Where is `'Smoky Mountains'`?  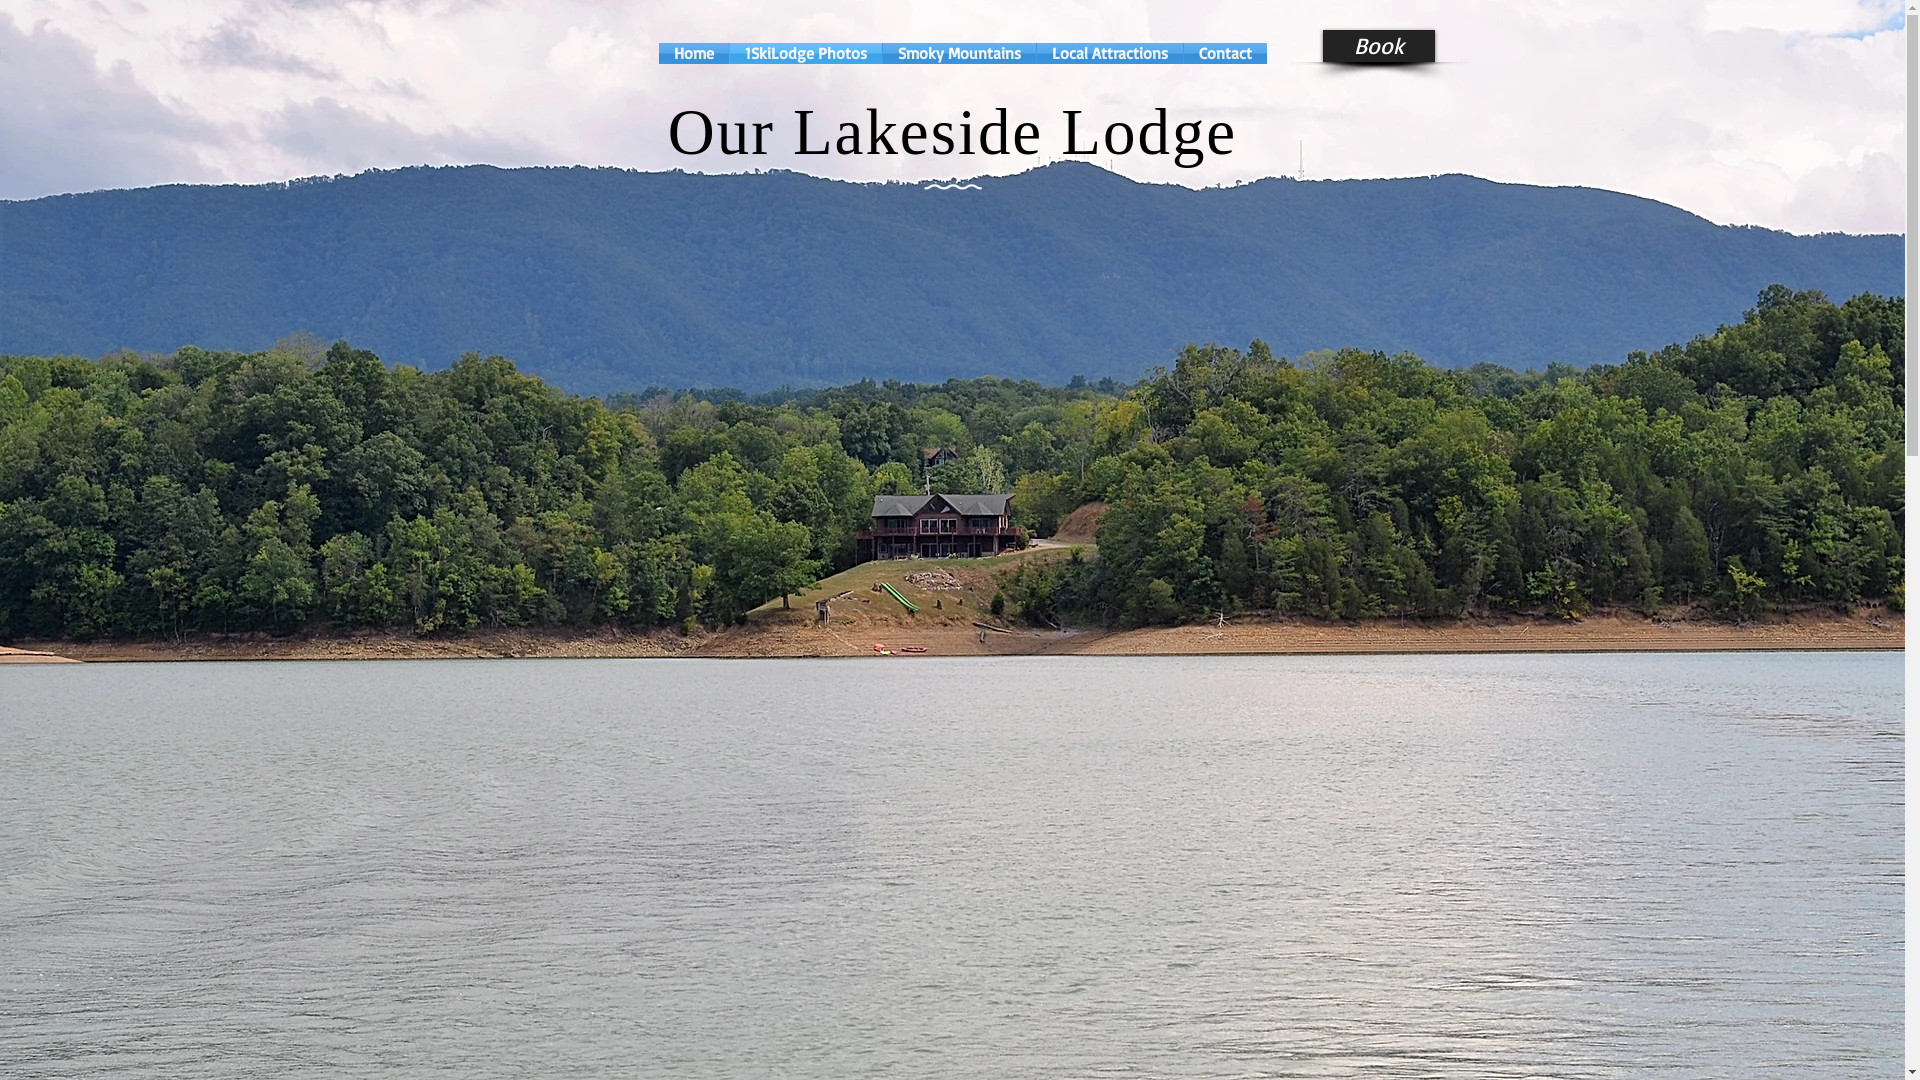 'Smoky Mountains' is located at coordinates (957, 52).